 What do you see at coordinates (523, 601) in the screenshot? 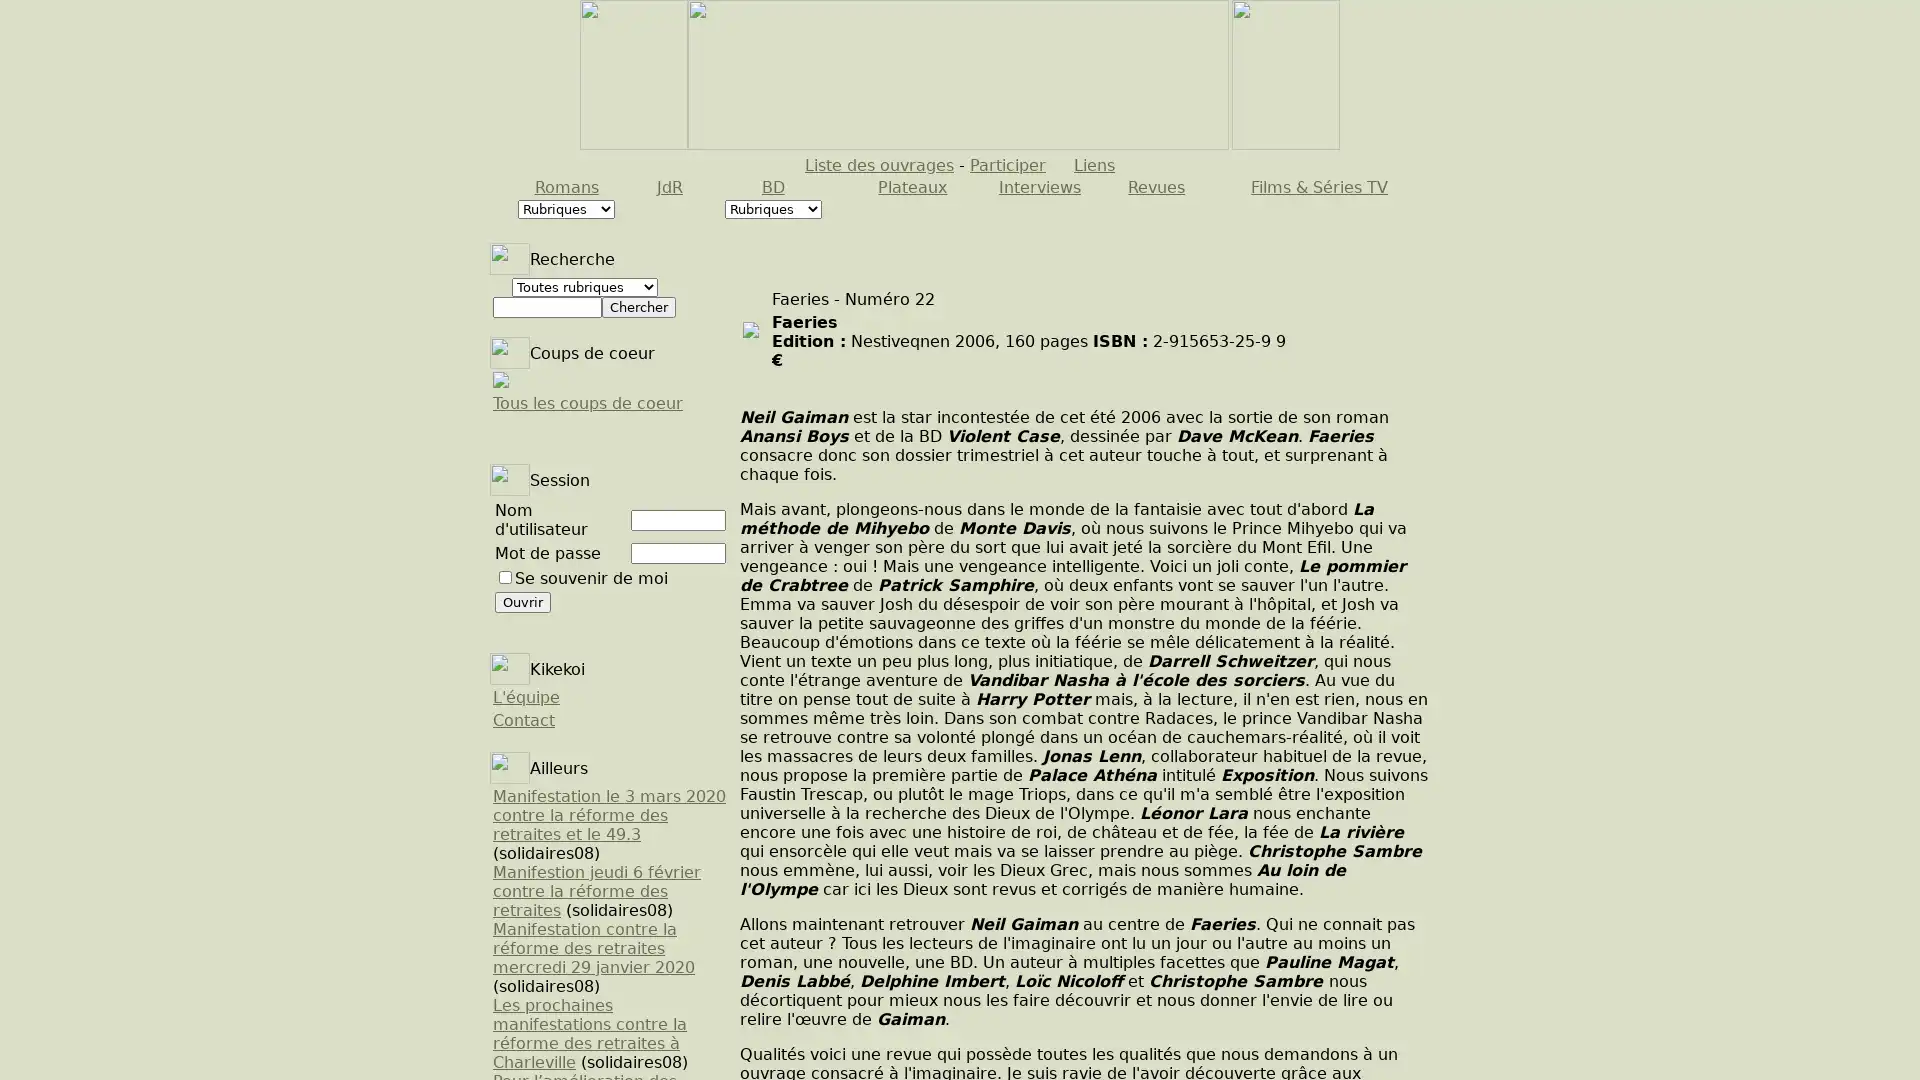
I see `Ouvrir` at bounding box center [523, 601].